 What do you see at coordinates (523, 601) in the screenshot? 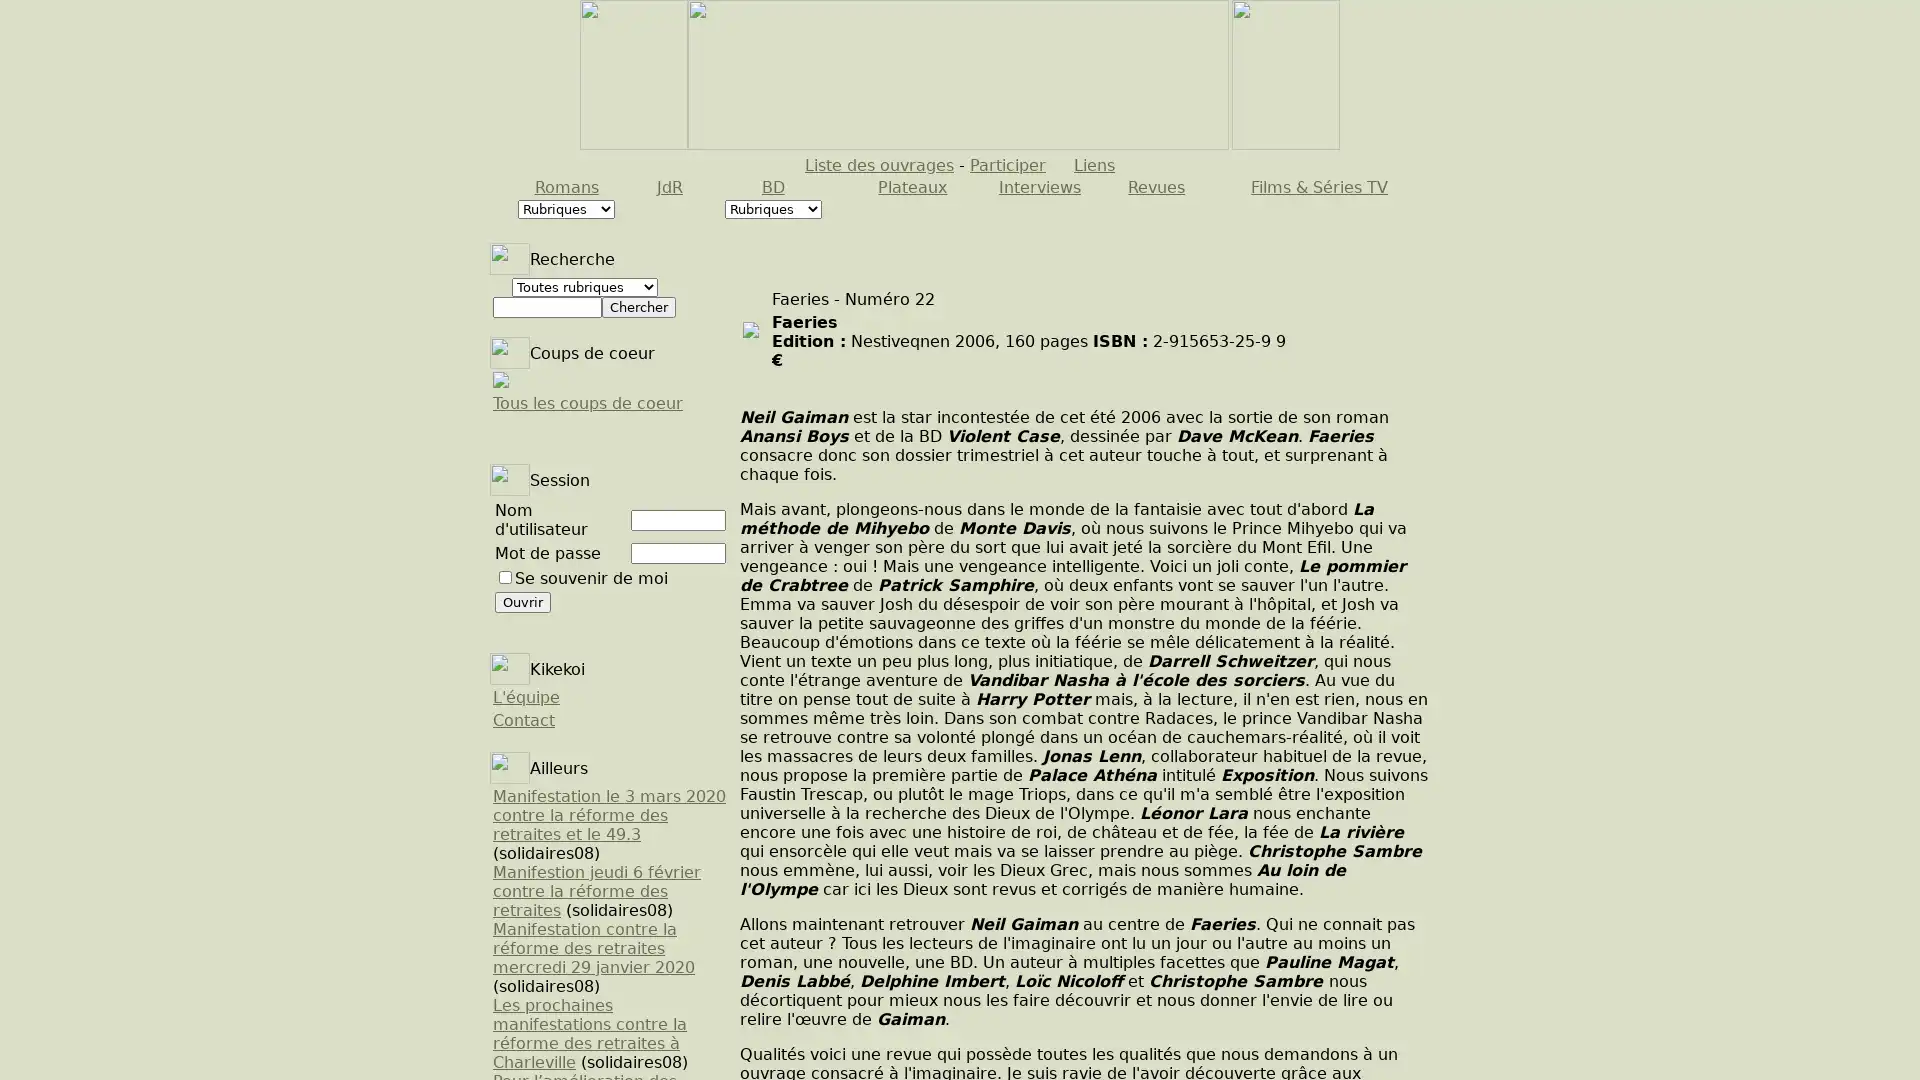
I see `Ouvrir` at bounding box center [523, 601].